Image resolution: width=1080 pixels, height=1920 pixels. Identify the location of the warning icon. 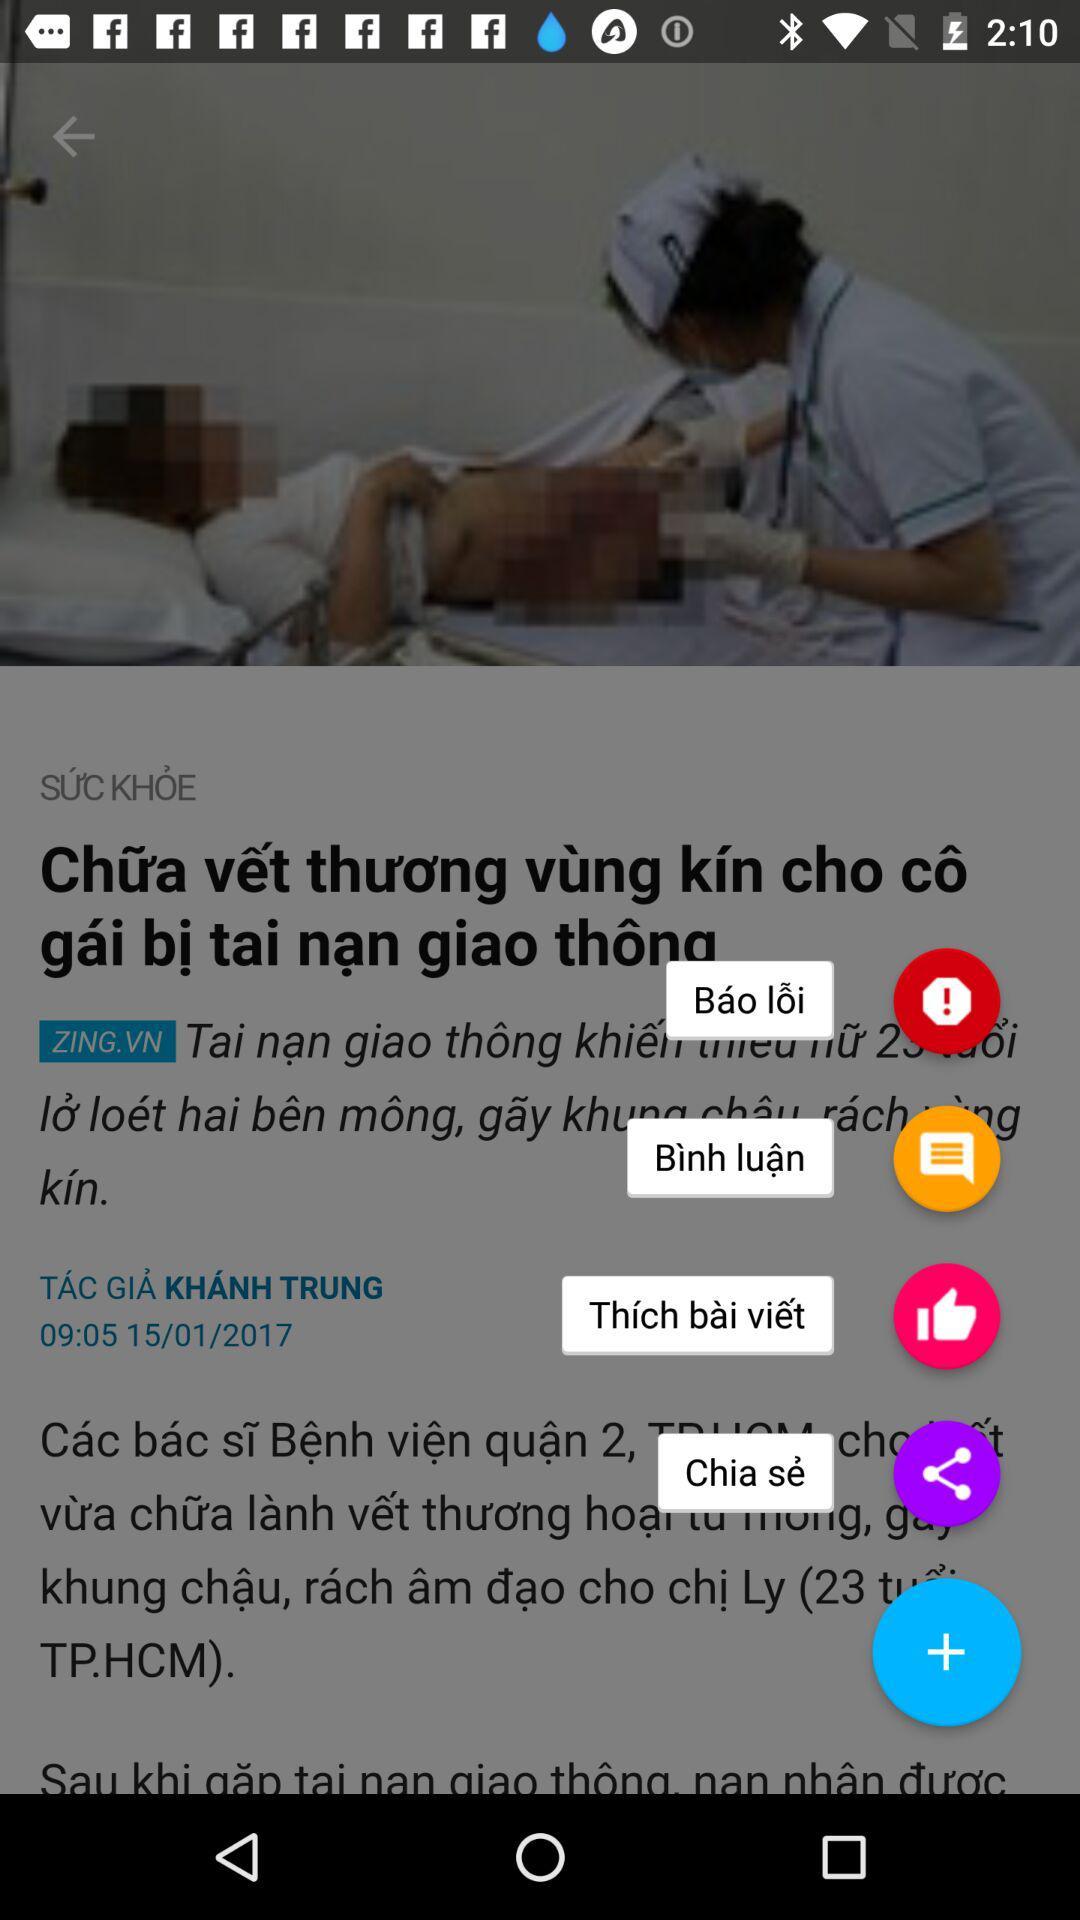
(945, 1079).